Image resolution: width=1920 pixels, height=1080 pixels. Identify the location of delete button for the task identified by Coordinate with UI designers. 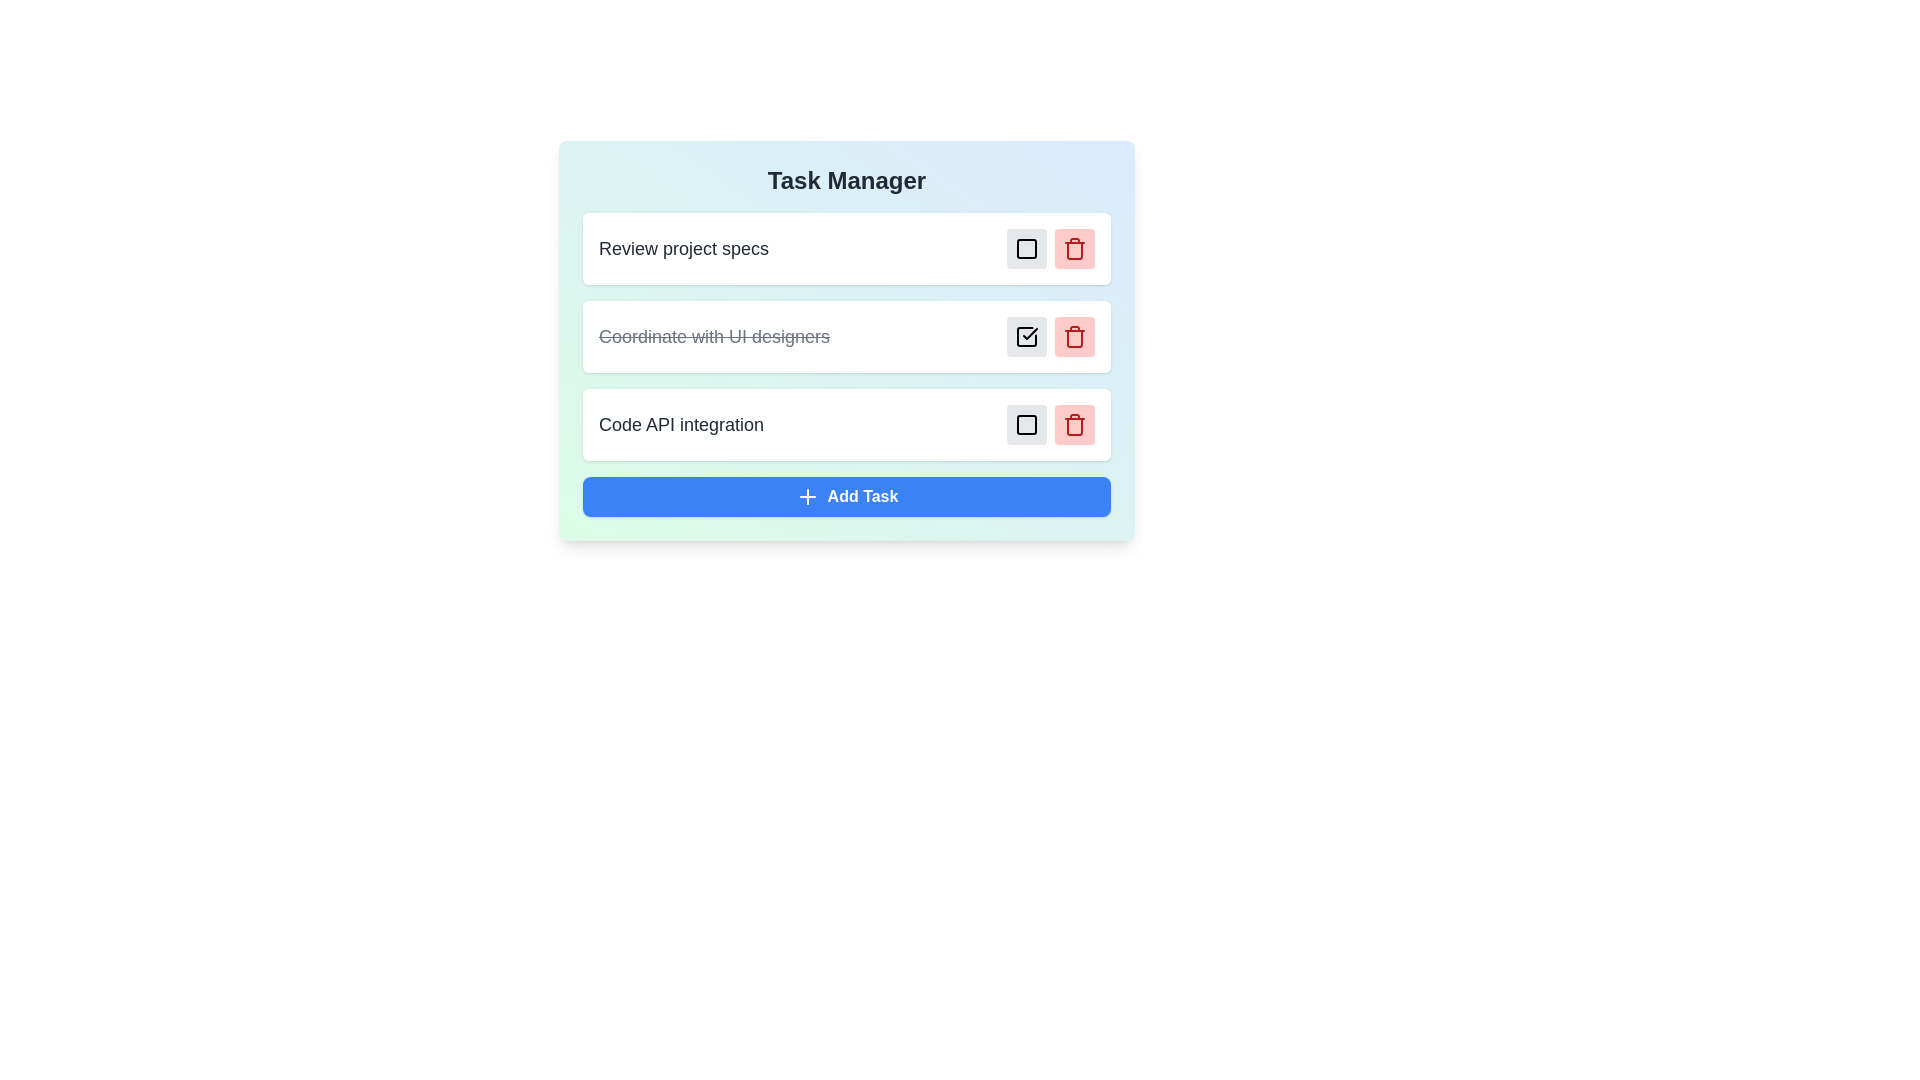
(1074, 335).